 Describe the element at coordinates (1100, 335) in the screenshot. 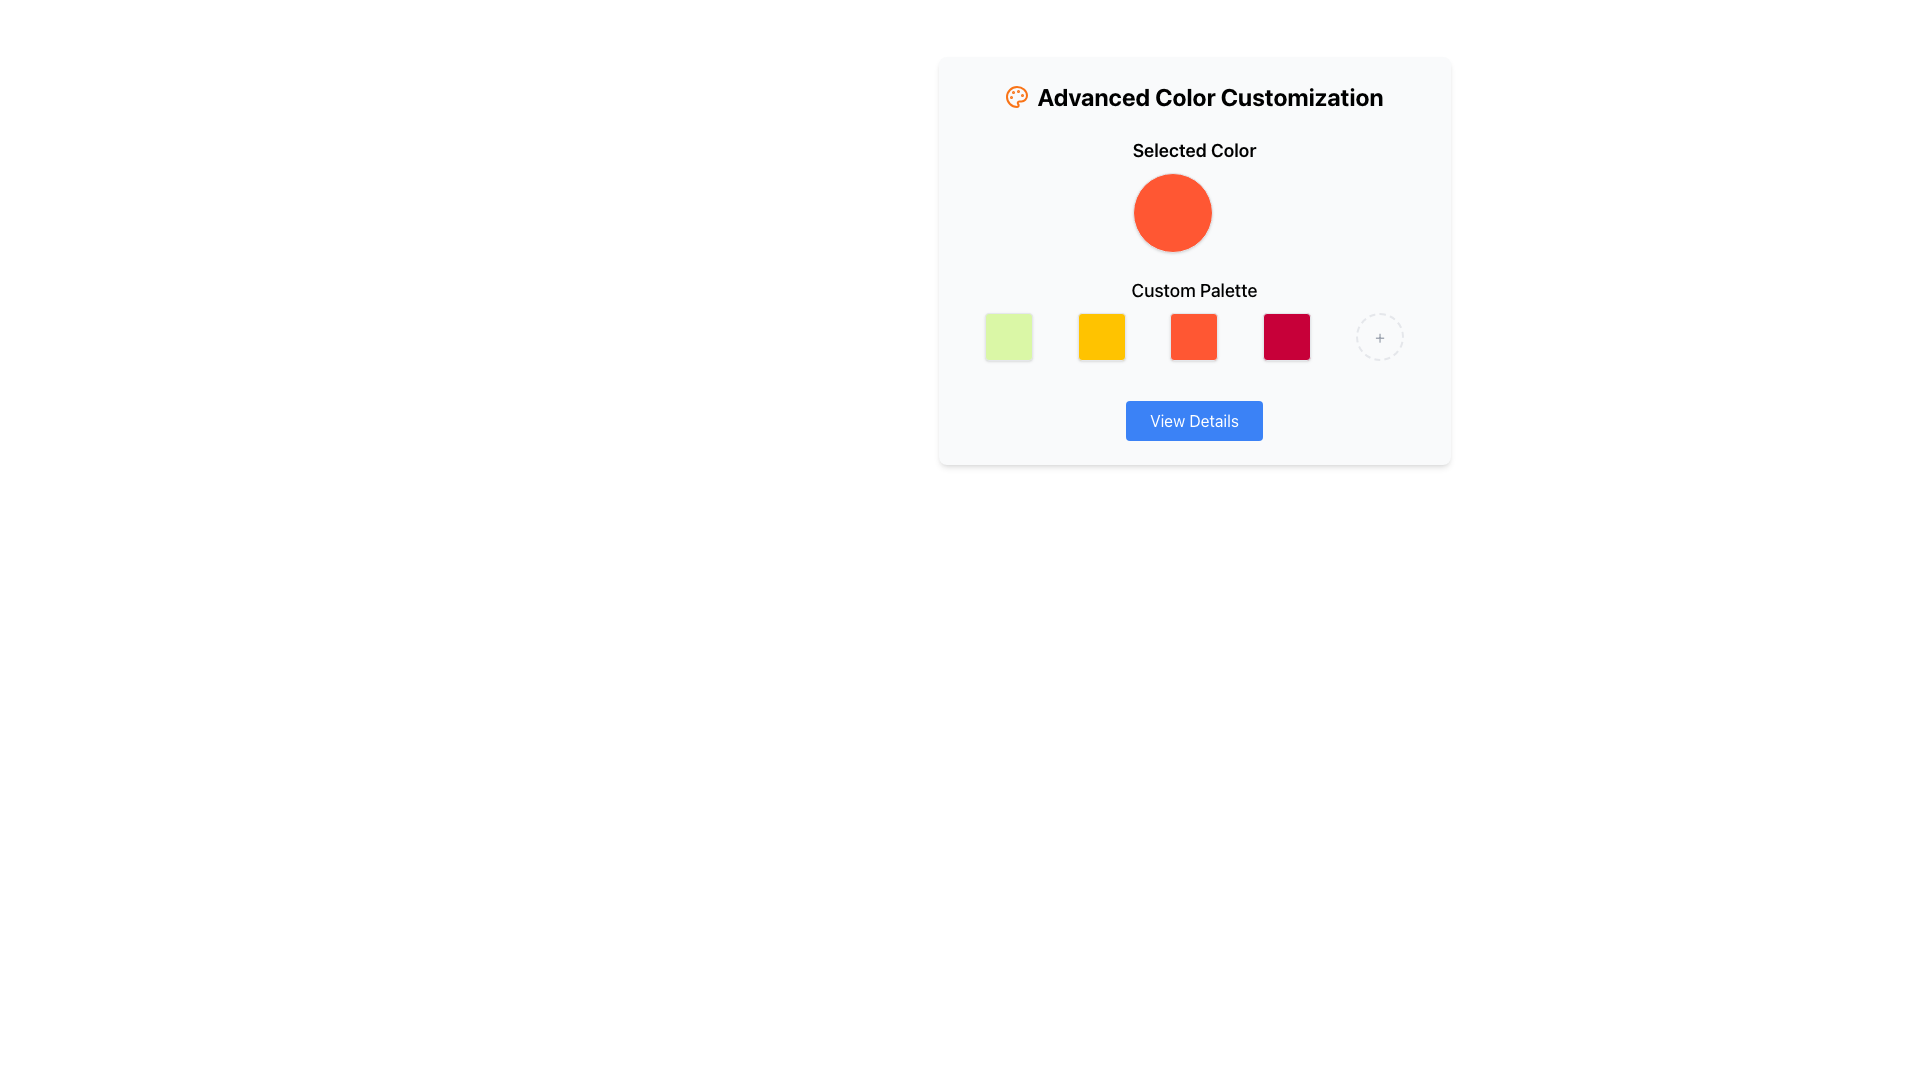

I see `the second color swatch with a yellow fill (RGB 255, 195, 0)` at that location.